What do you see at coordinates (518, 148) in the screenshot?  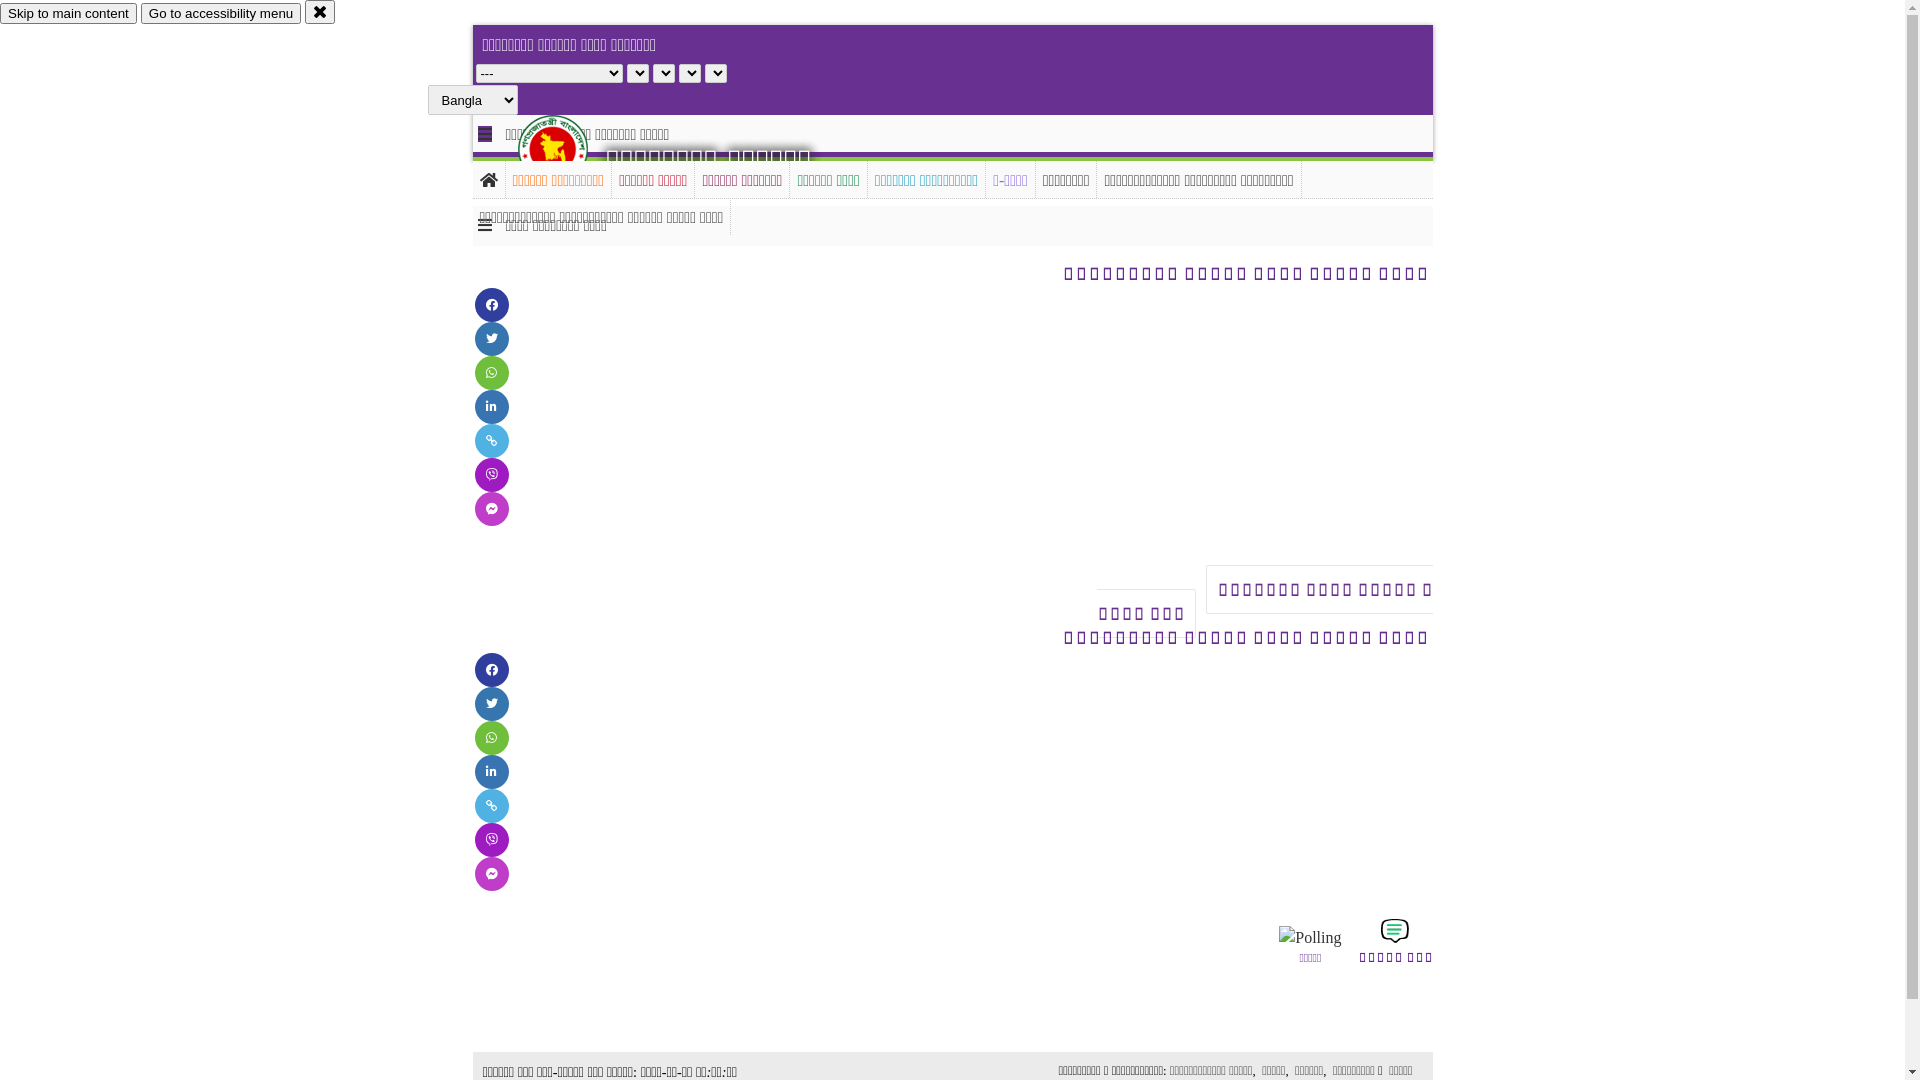 I see `'` at bounding box center [518, 148].